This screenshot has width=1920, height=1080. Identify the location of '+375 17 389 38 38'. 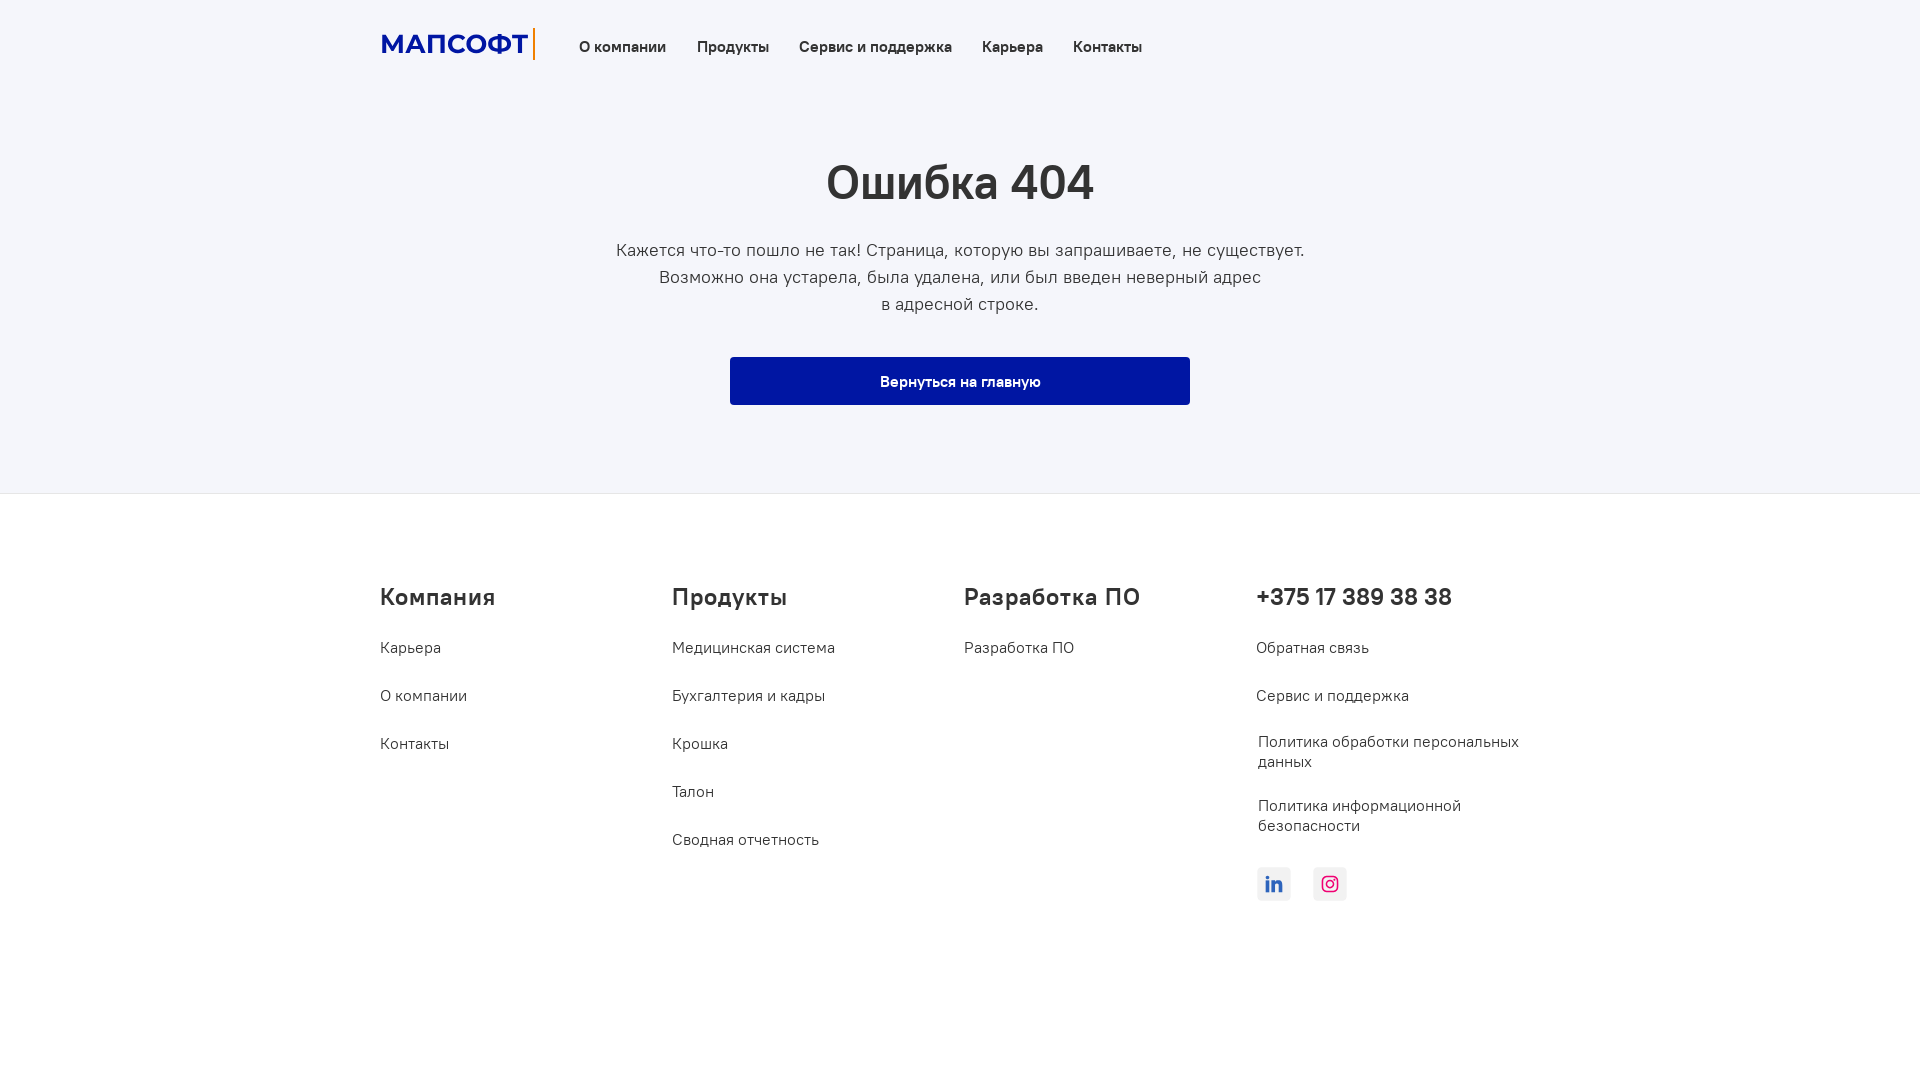
(1385, 595).